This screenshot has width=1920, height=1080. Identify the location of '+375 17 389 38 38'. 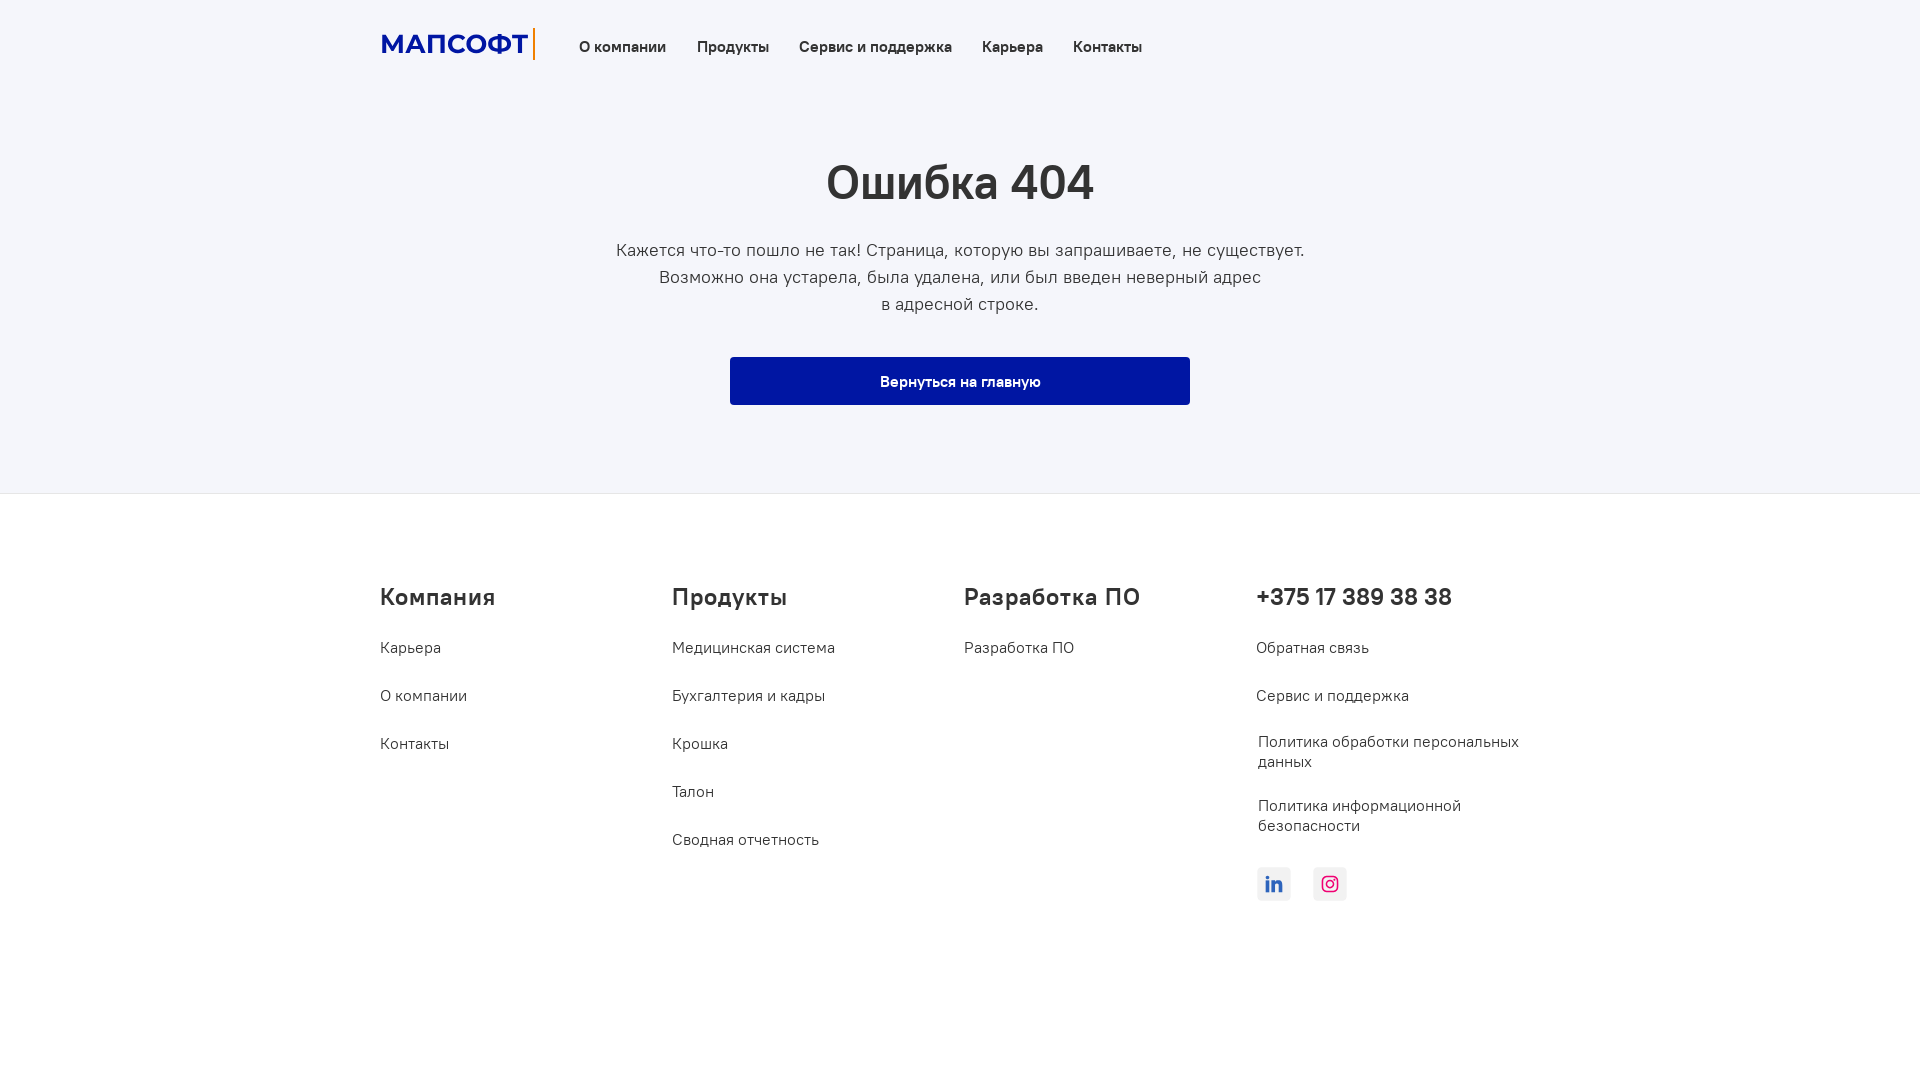
(1385, 595).